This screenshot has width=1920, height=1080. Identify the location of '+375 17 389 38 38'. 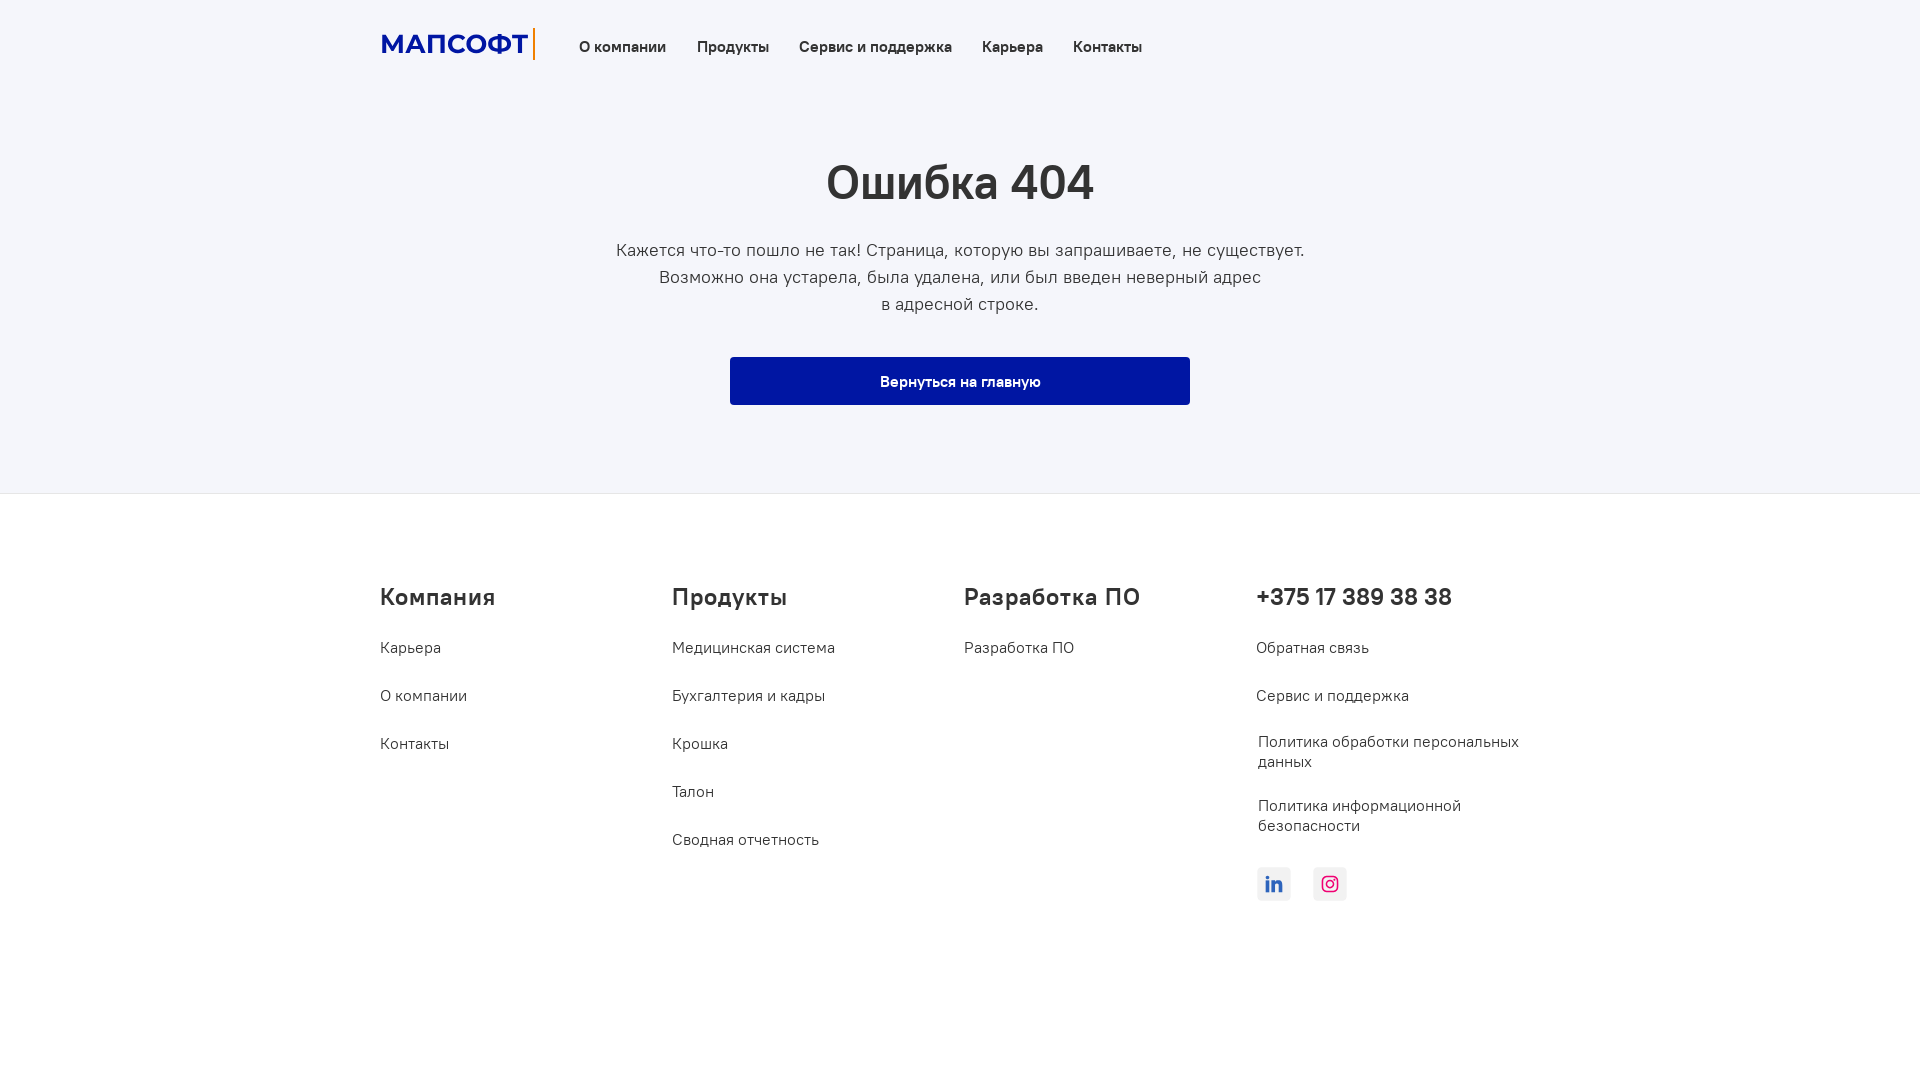
(1385, 595).